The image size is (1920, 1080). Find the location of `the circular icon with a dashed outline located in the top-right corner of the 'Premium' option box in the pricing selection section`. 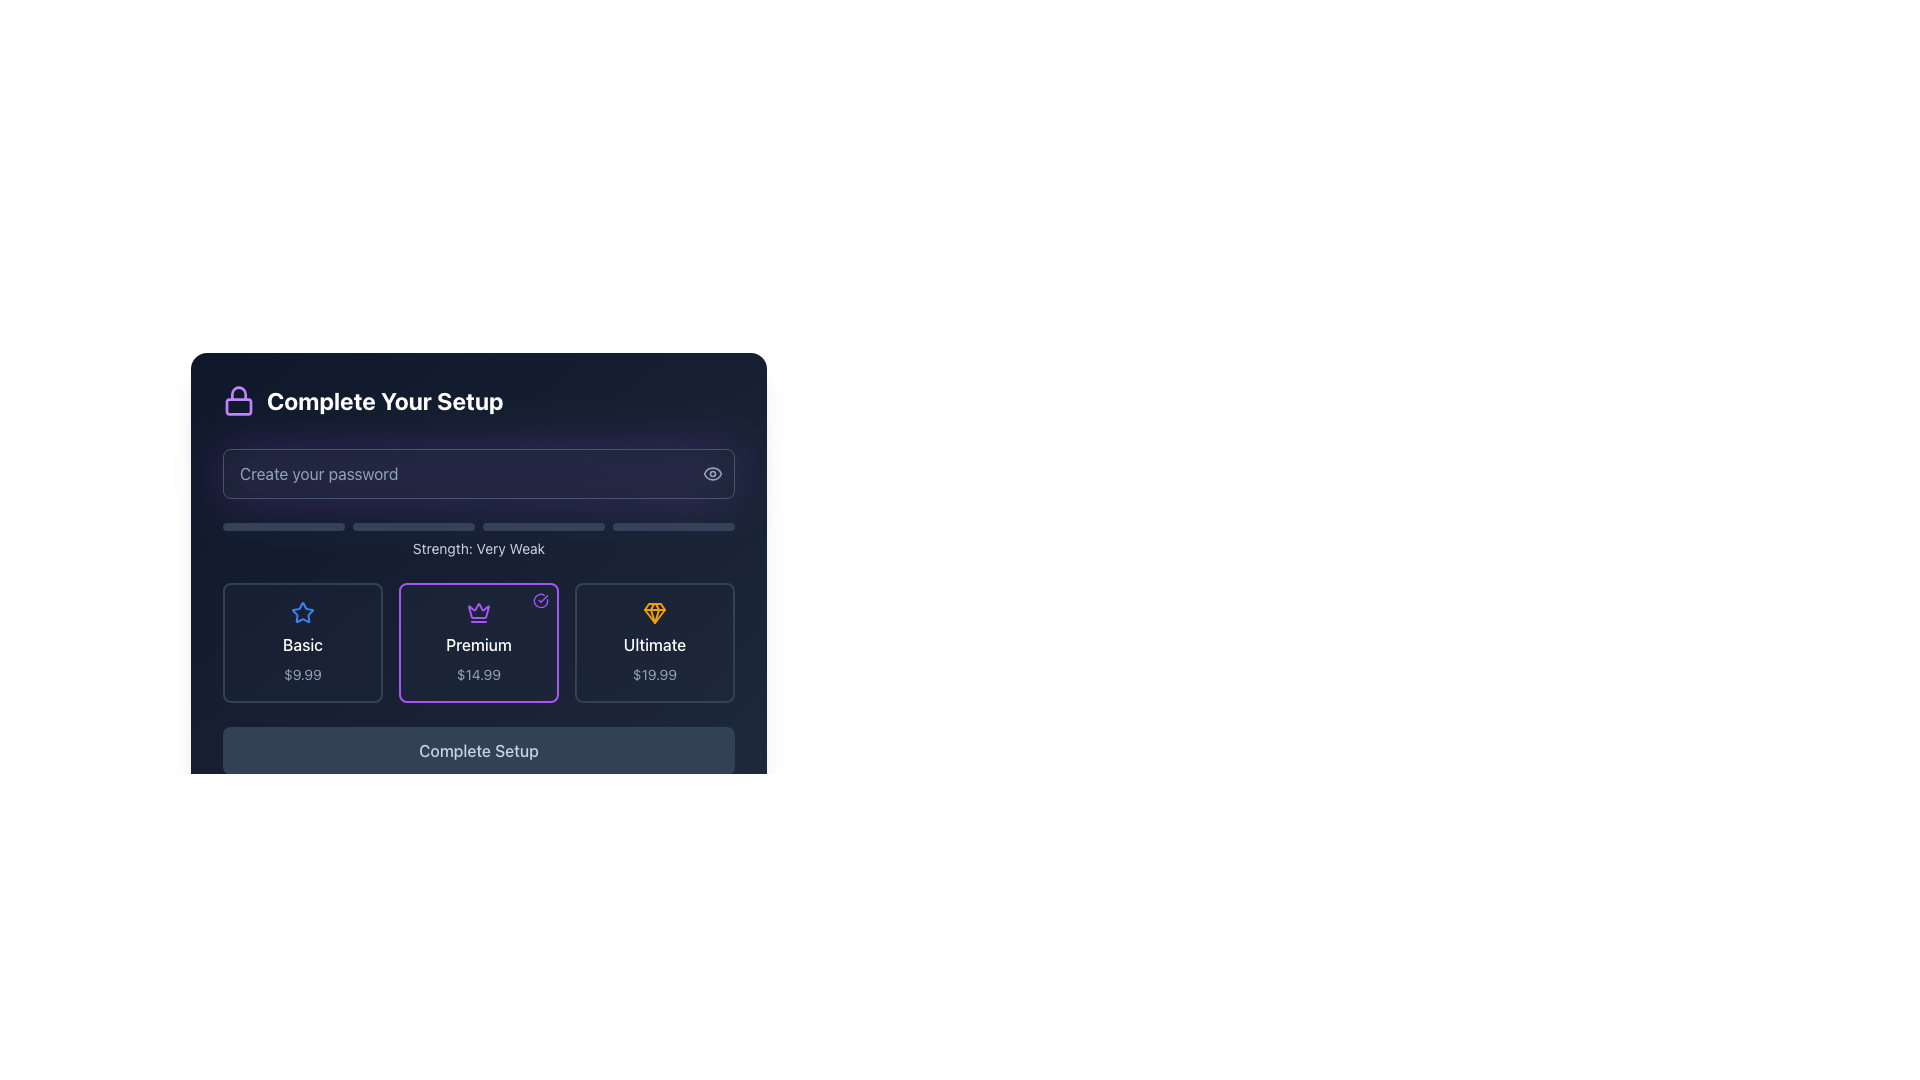

the circular icon with a dashed outline located in the top-right corner of the 'Premium' option box in the pricing selection section is located at coordinates (541, 600).